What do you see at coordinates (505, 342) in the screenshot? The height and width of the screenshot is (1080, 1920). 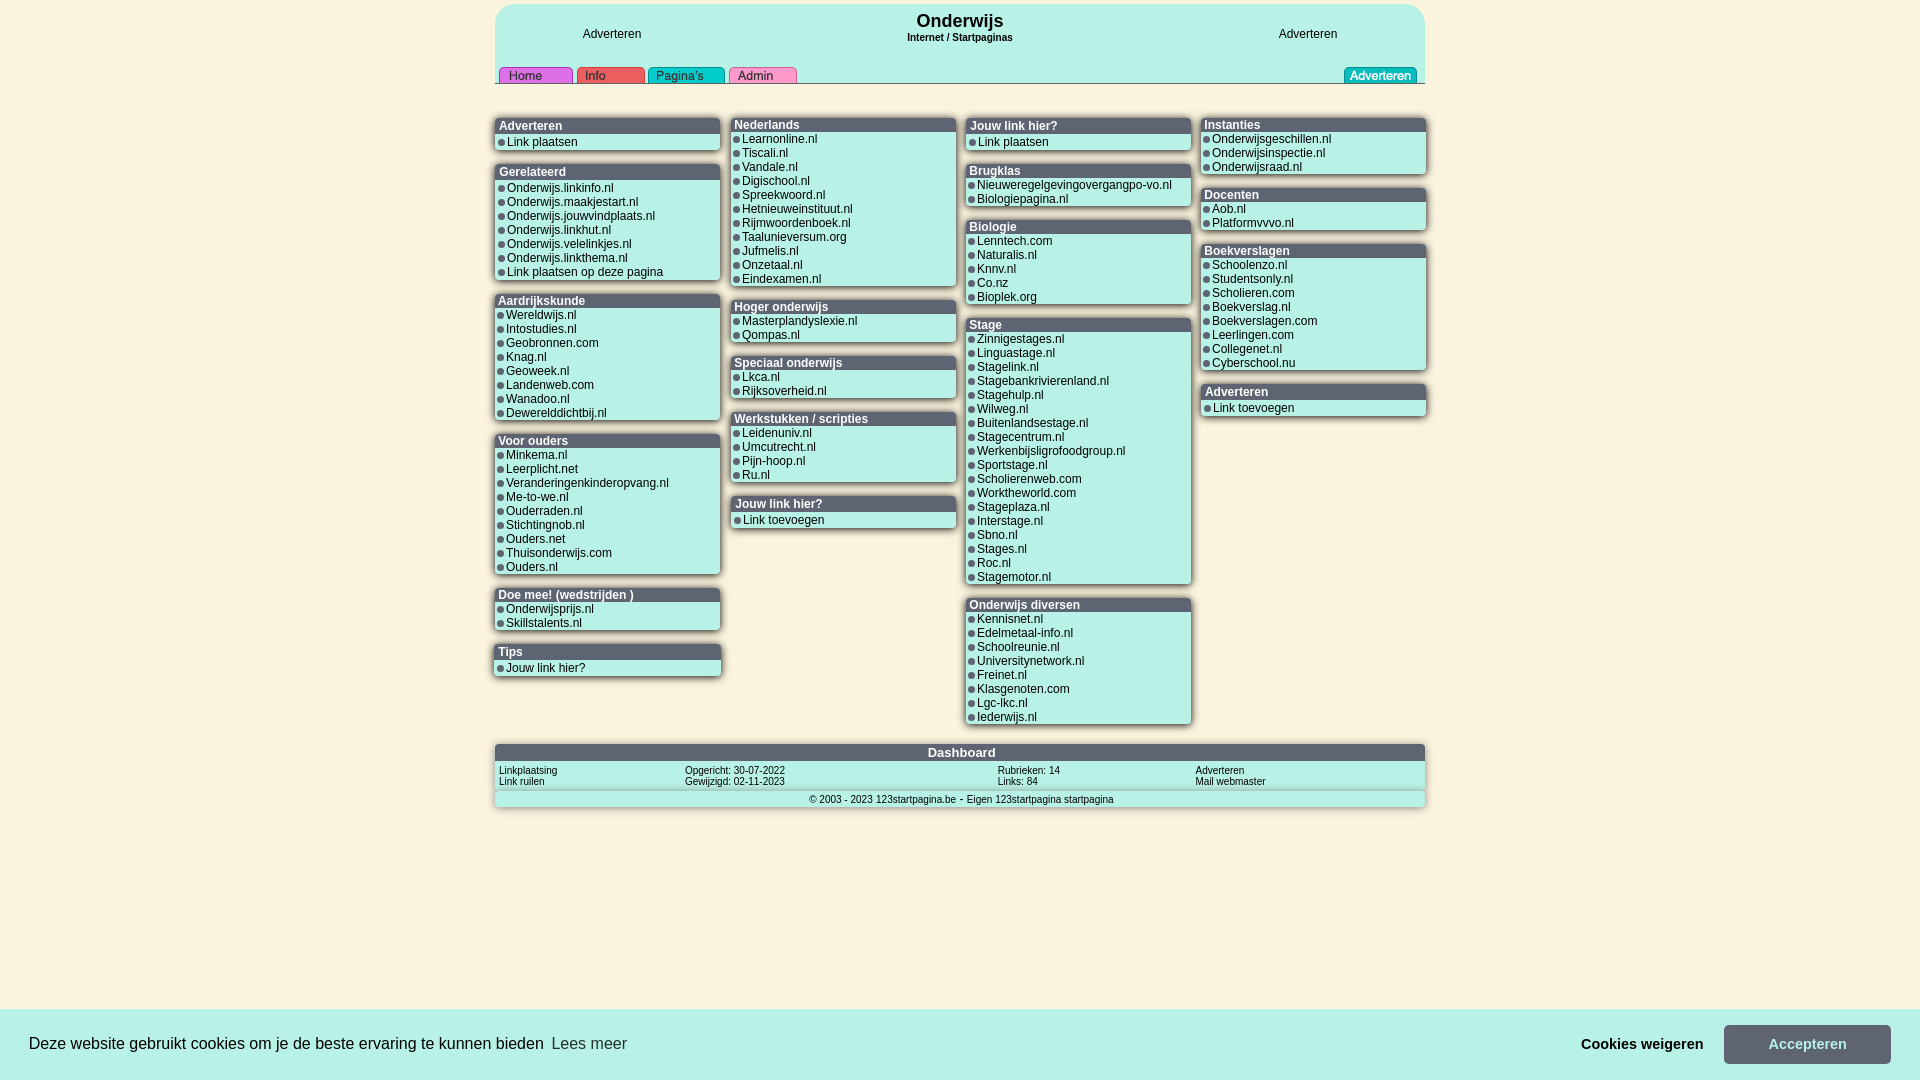 I see `'Geobronnen.com'` at bounding box center [505, 342].